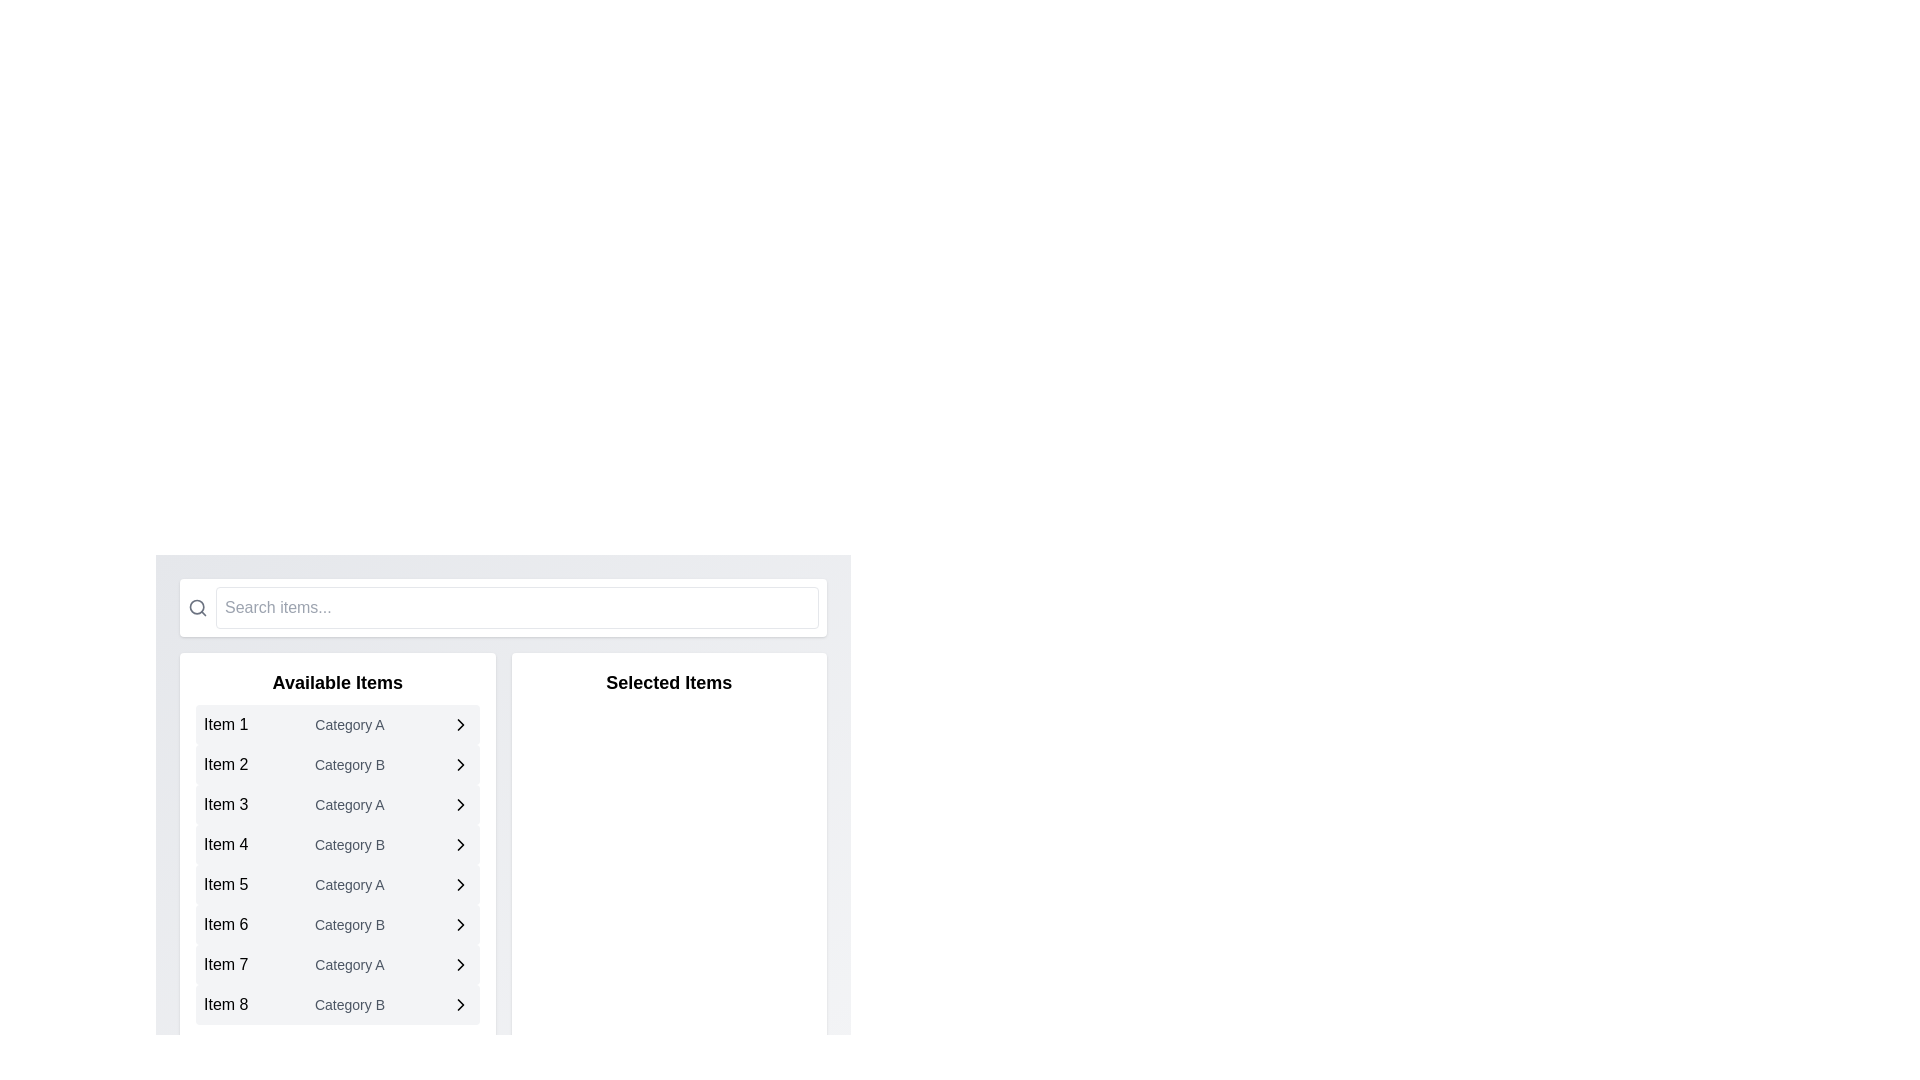 The height and width of the screenshot is (1080, 1920). What do you see at coordinates (460, 1005) in the screenshot?
I see `the rightward chevron SVG graphical element located in the row labeled 'Item 8 Category B' under the 'Available Items' section` at bounding box center [460, 1005].